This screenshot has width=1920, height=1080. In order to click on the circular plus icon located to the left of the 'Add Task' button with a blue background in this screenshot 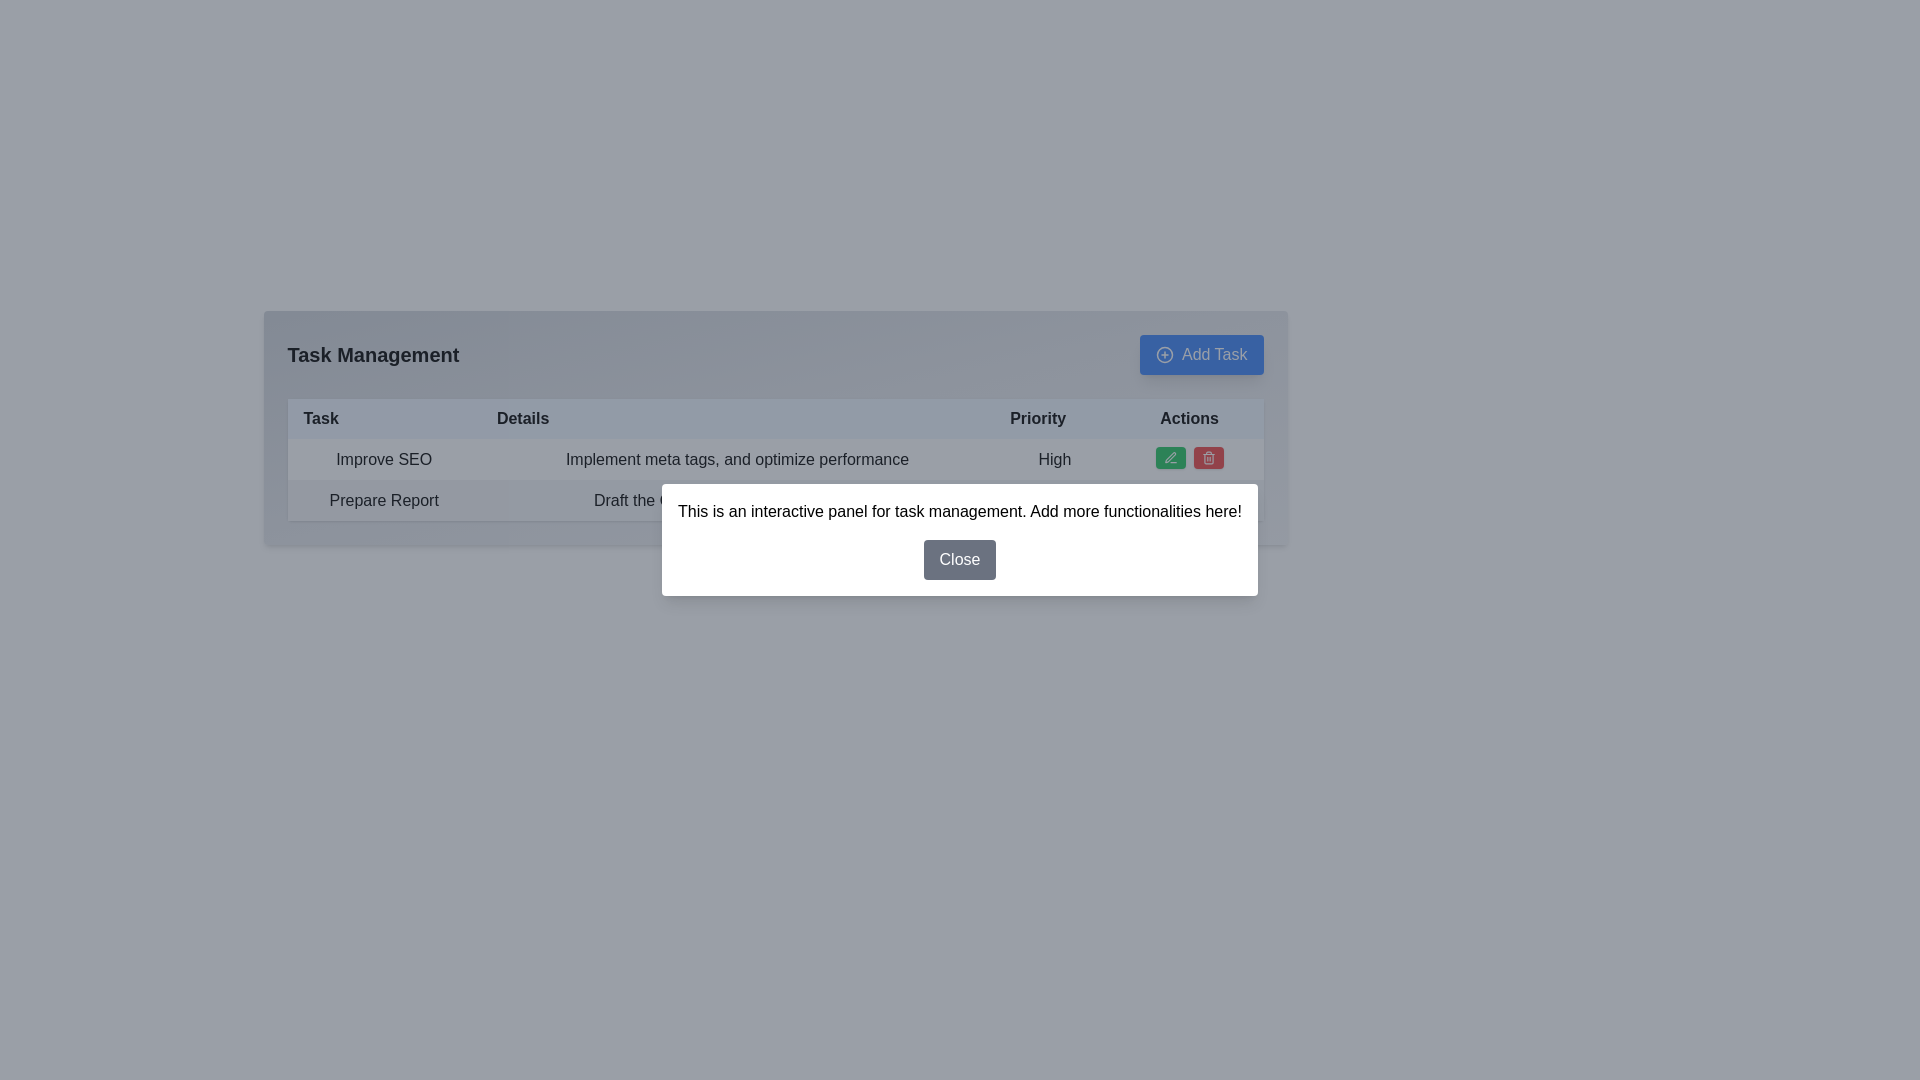, I will do `click(1165, 353)`.